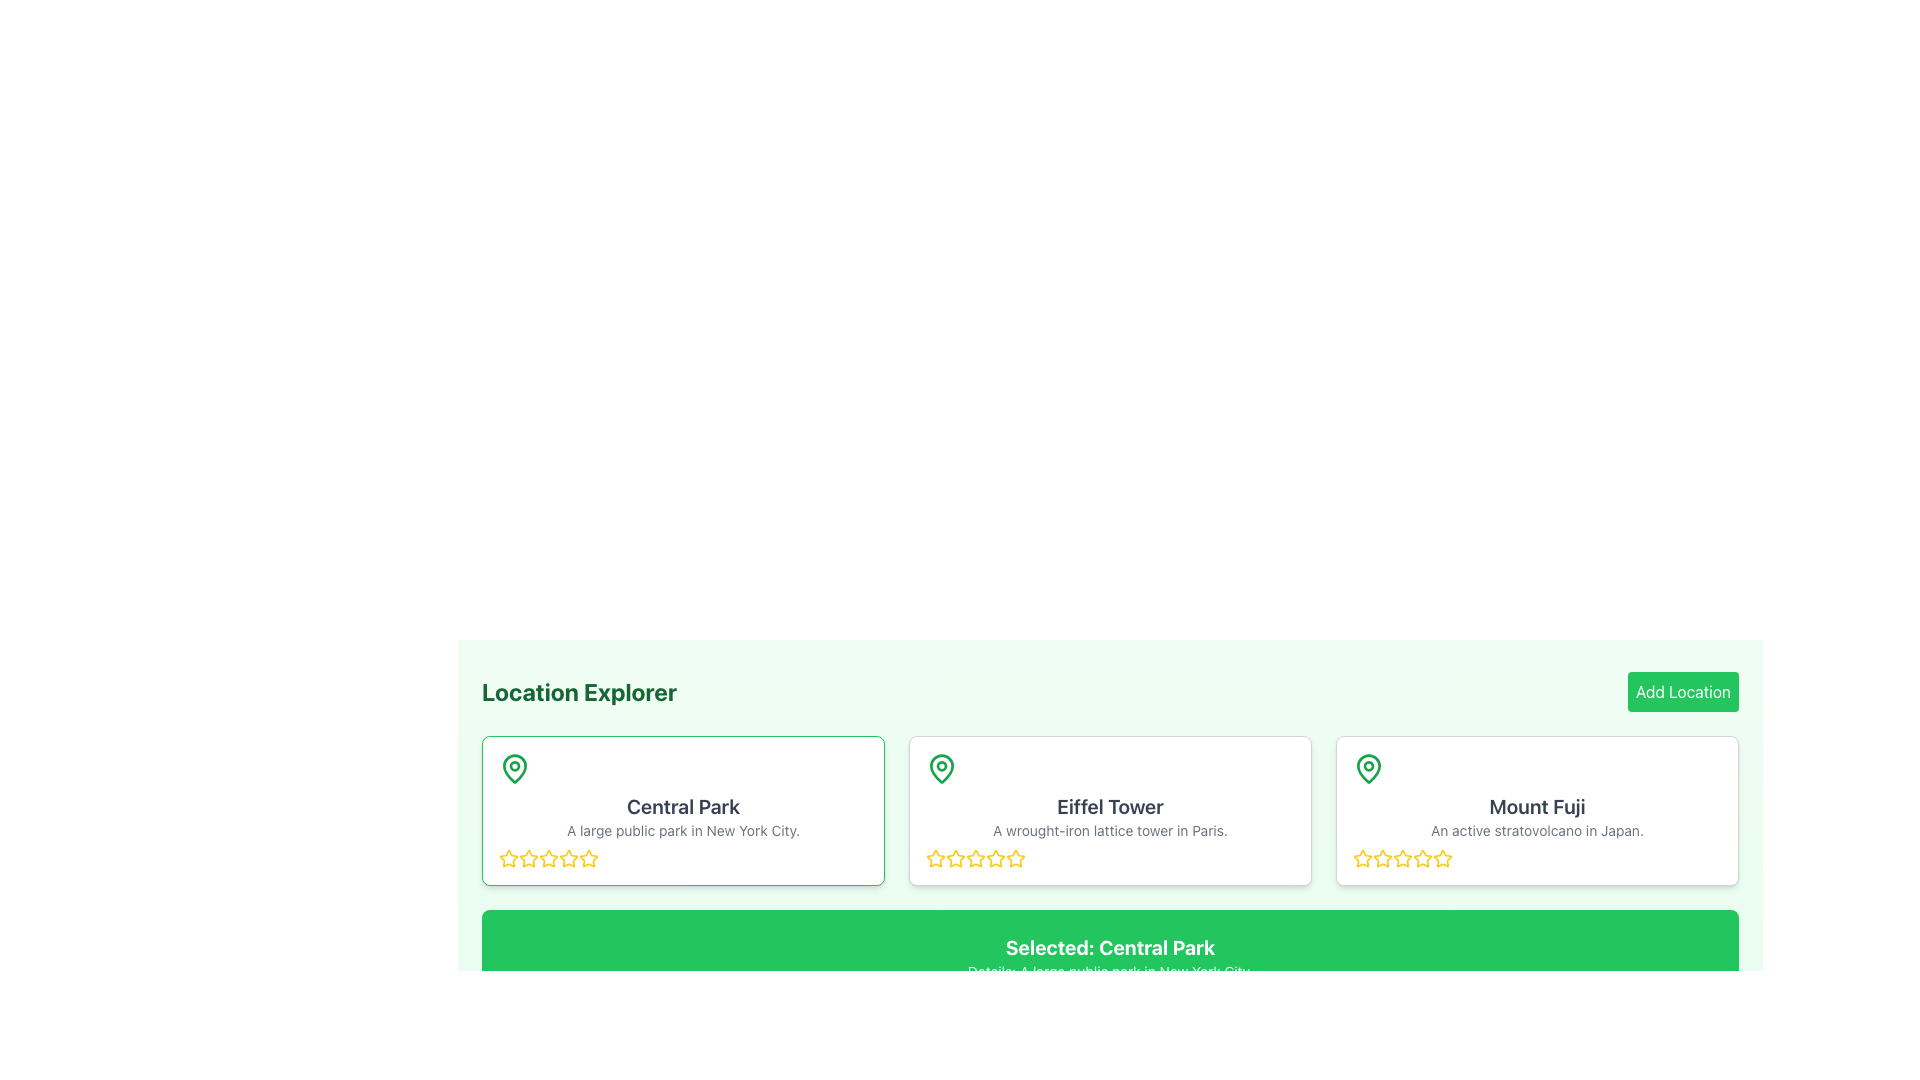  I want to click on the descriptive static text about Mount Fuji, which is located beneath the title 'Mount Fuji' and above five yellow star icons, so click(1536, 830).